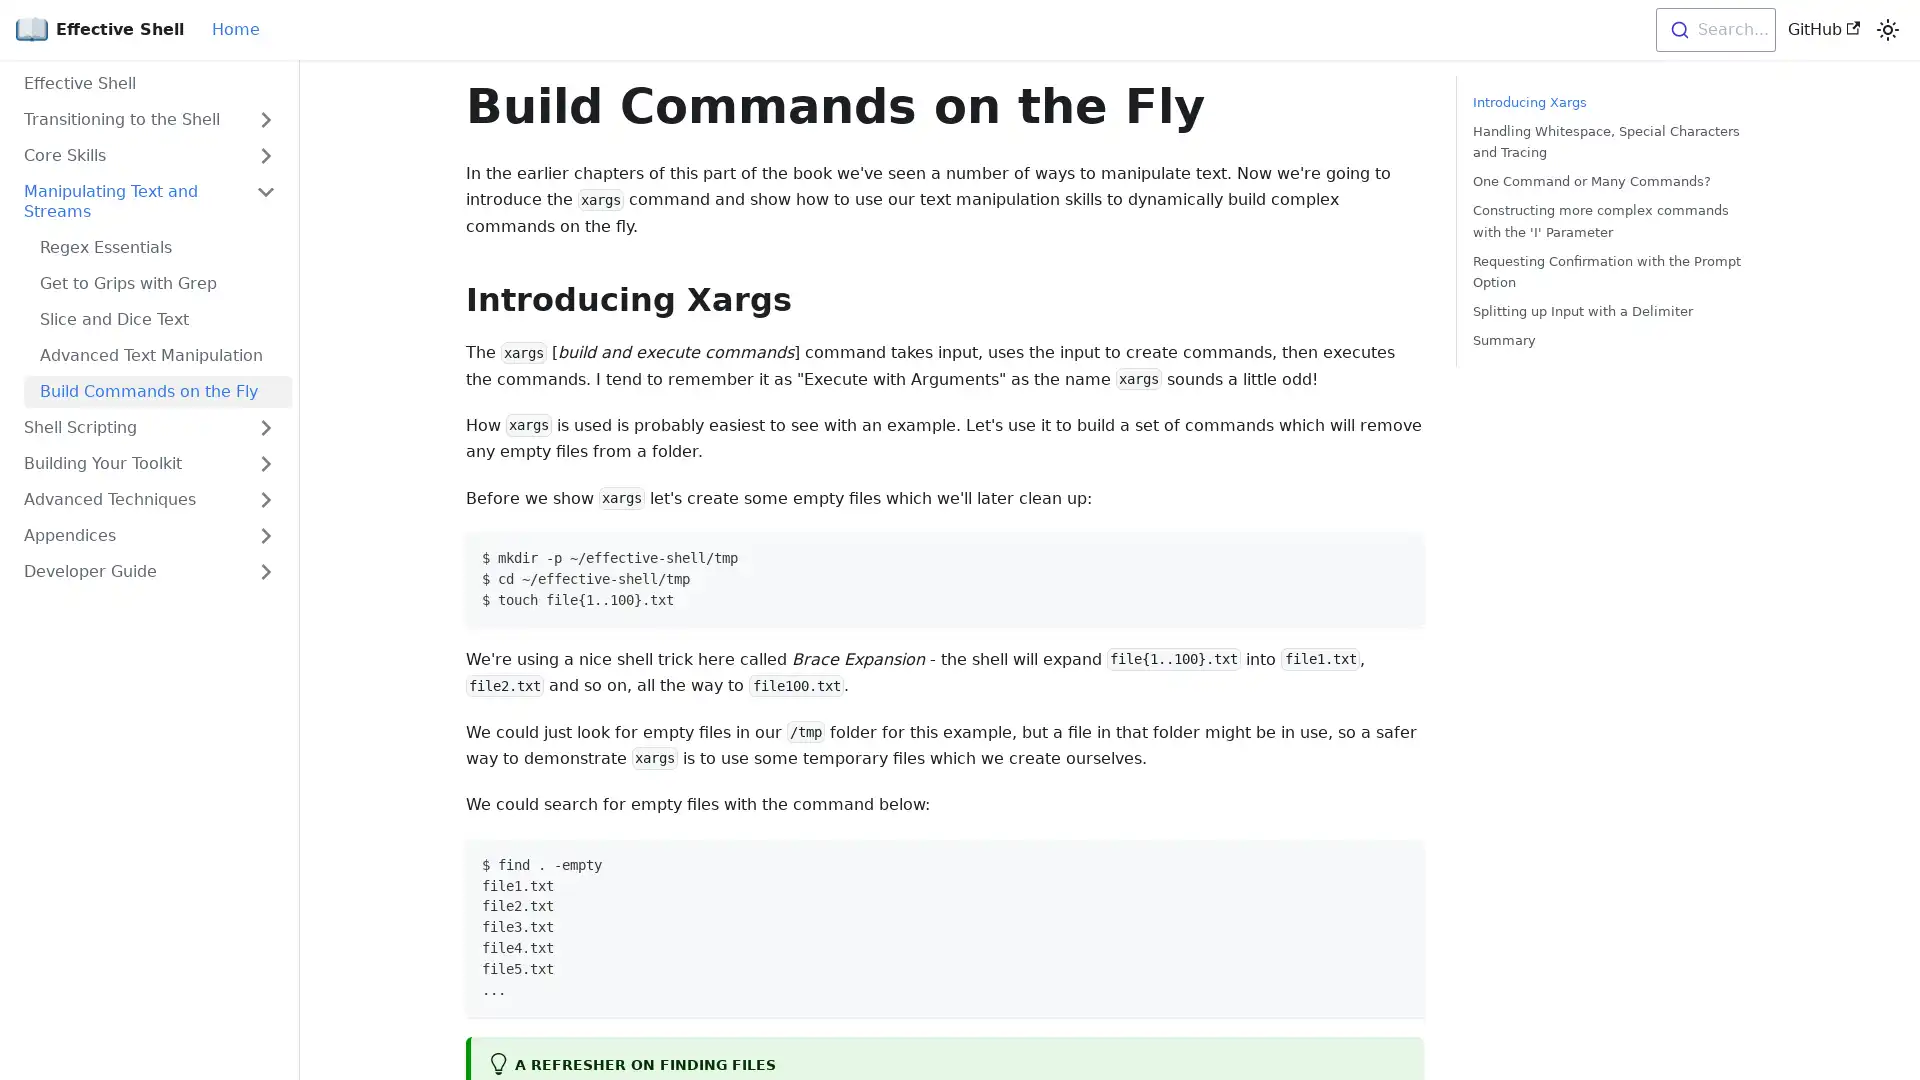 The image size is (1920, 1080). Describe the element at coordinates (264, 201) in the screenshot. I see `Toggle the collapsible sidebar category 'Manipulating Text and Streams'` at that location.